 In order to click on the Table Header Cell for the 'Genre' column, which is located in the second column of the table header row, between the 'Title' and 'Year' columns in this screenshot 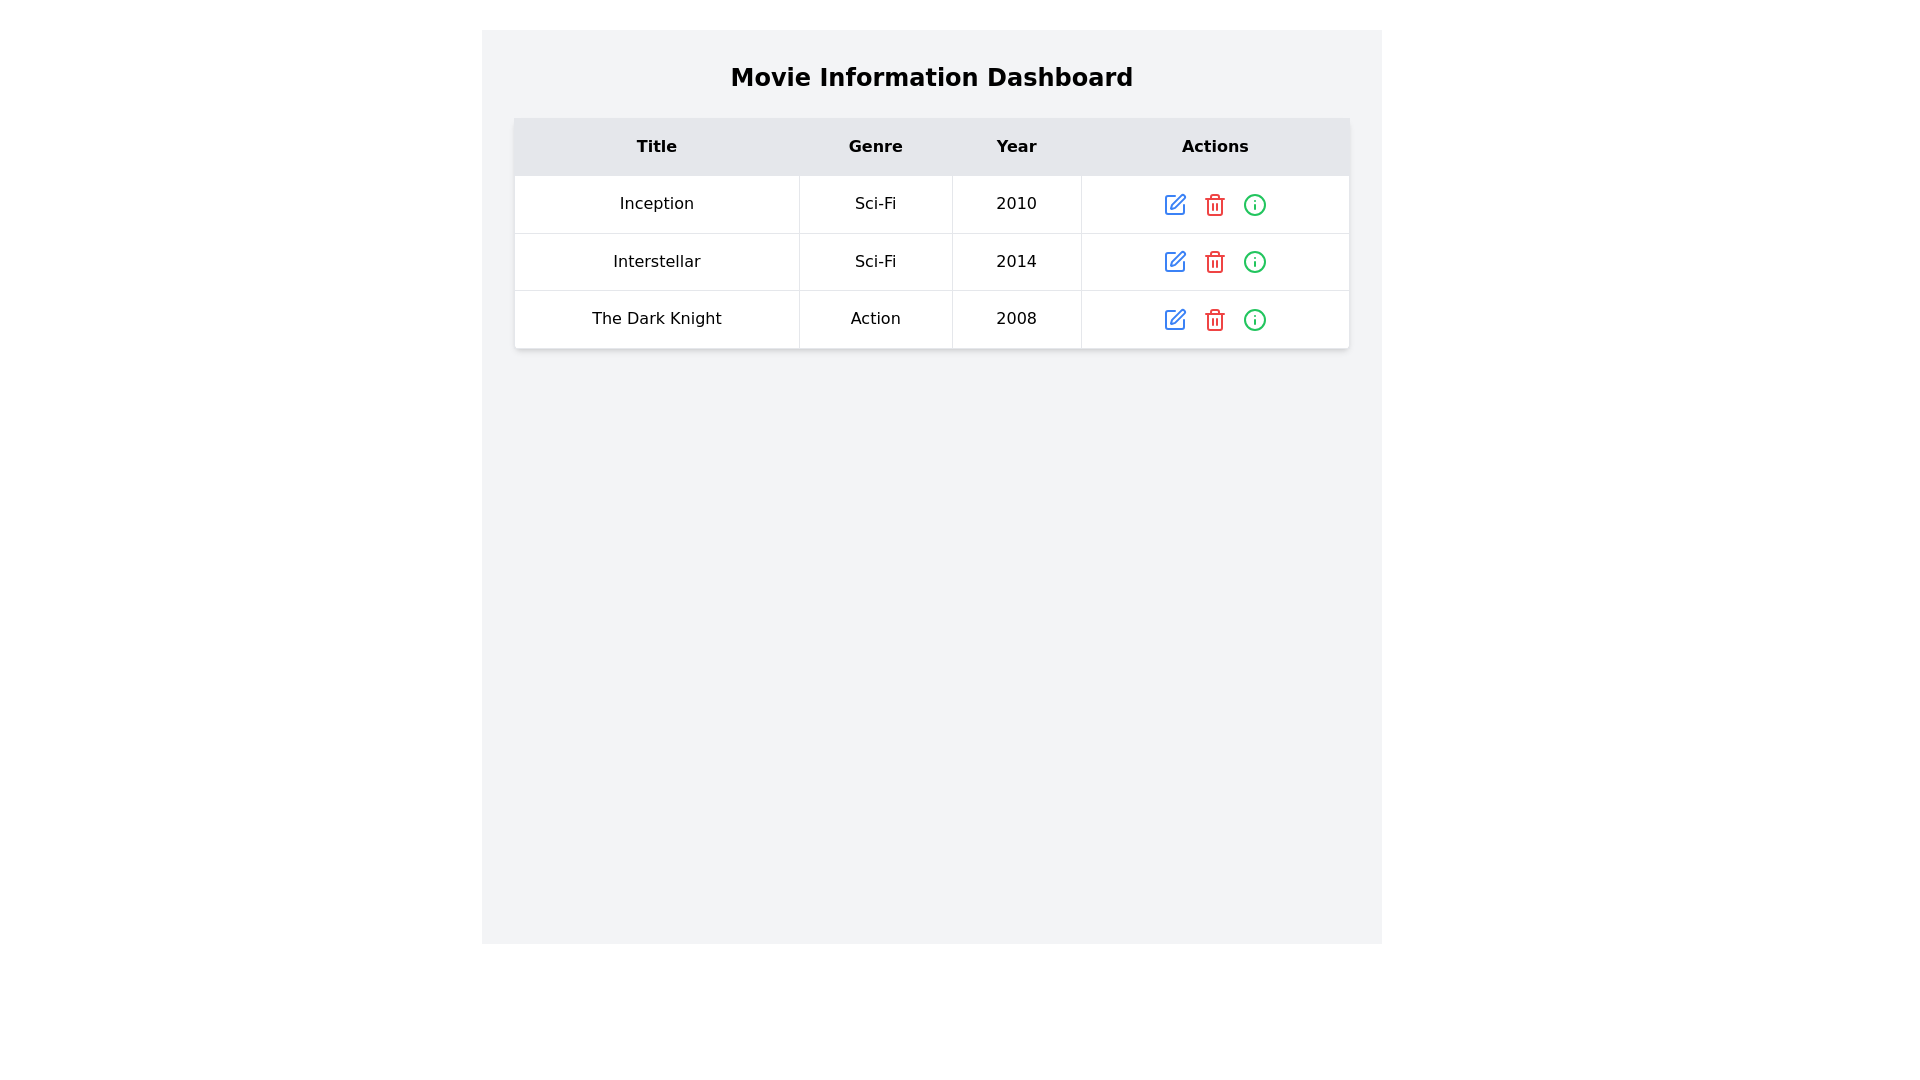, I will do `click(875, 145)`.